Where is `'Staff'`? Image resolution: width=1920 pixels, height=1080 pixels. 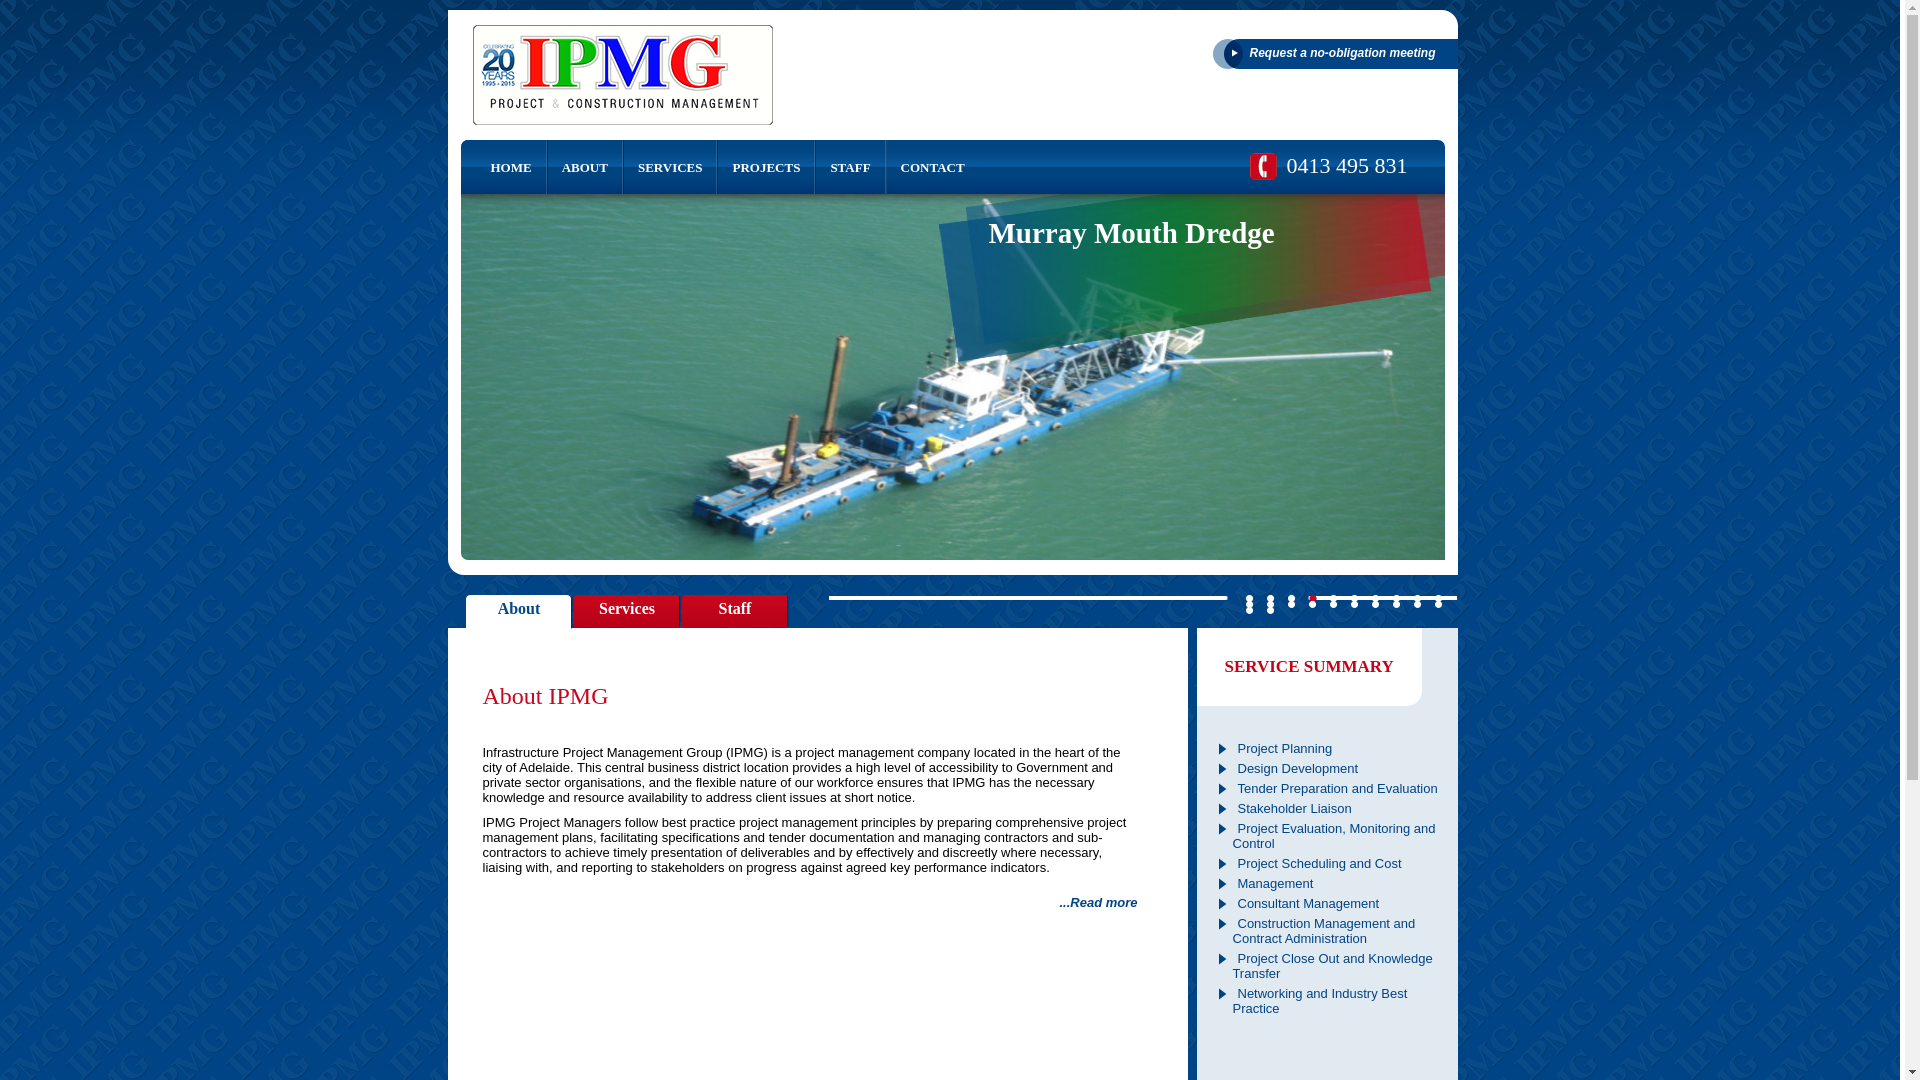
'Staff' is located at coordinates (734, 611).